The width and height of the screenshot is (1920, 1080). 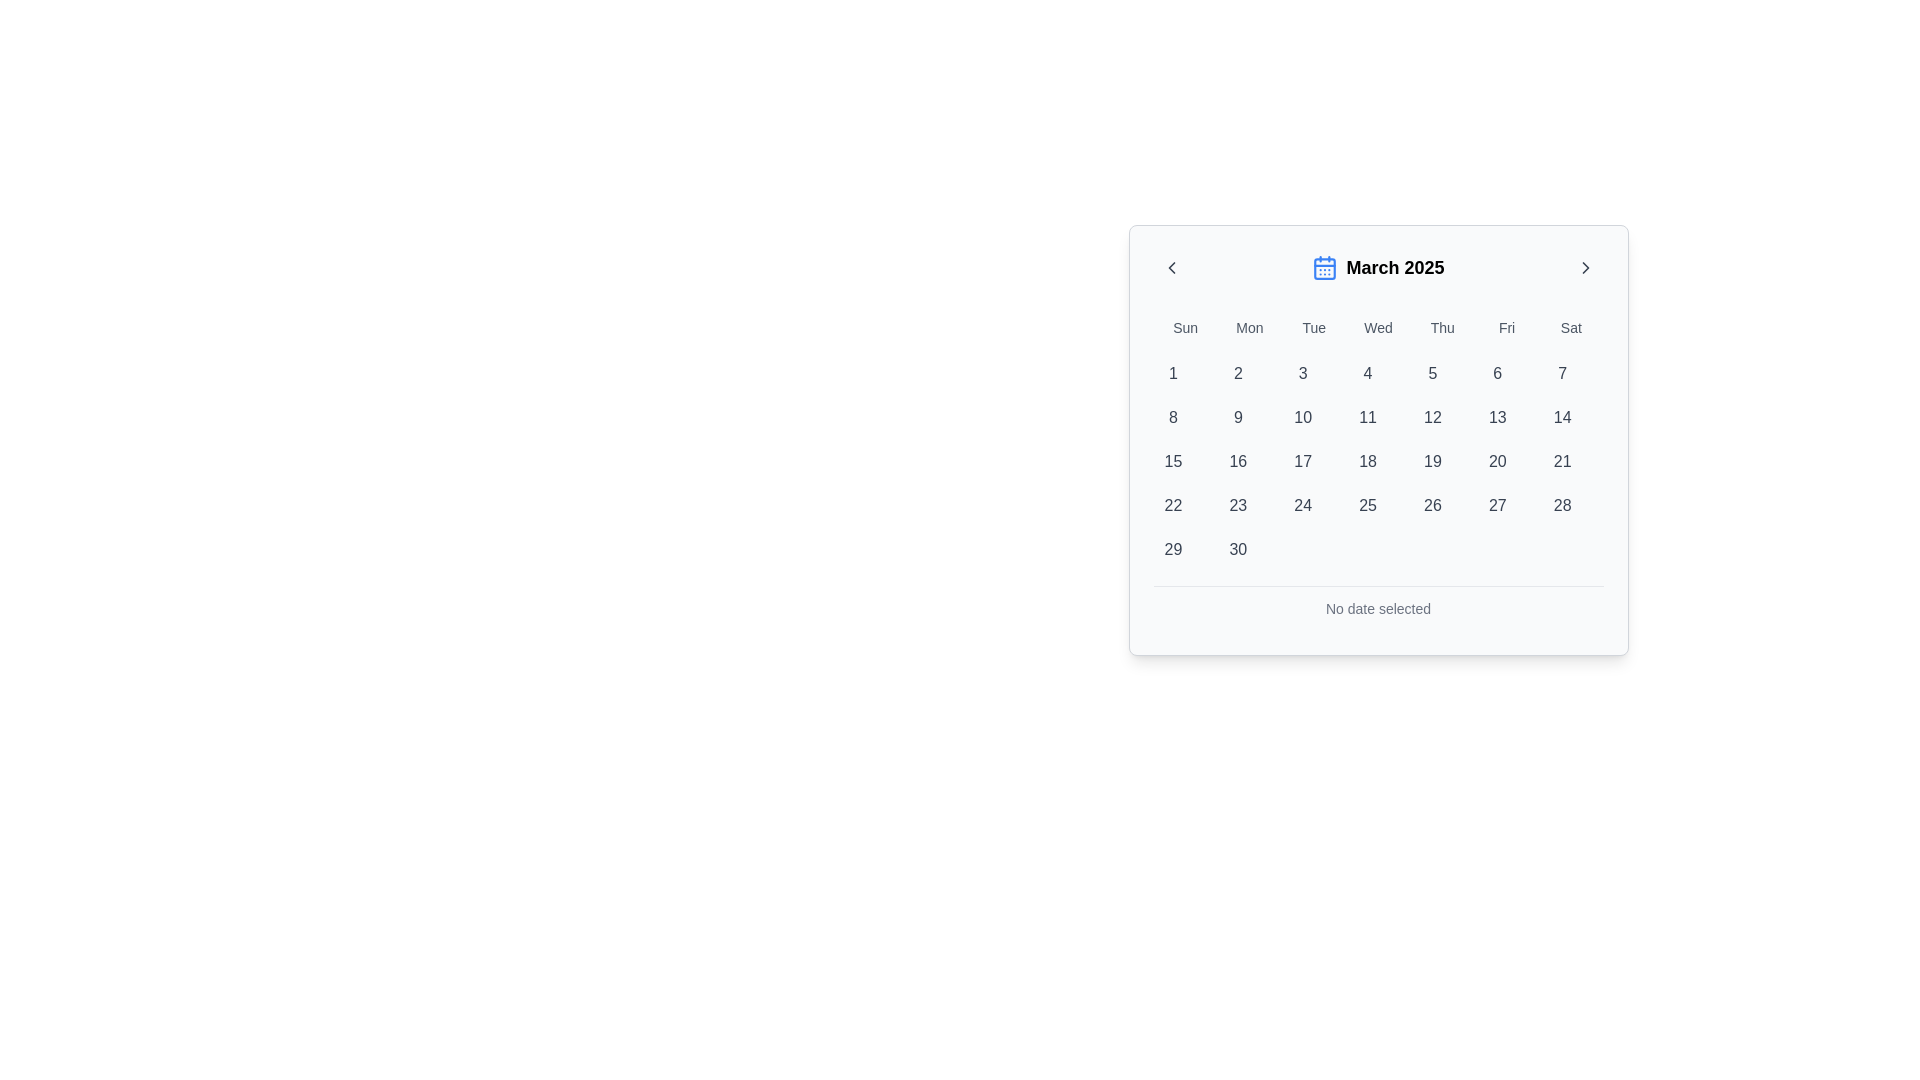 I want to click on the button representing the 24th day in the March 2025 calendar, so click(x=1303, y=504).